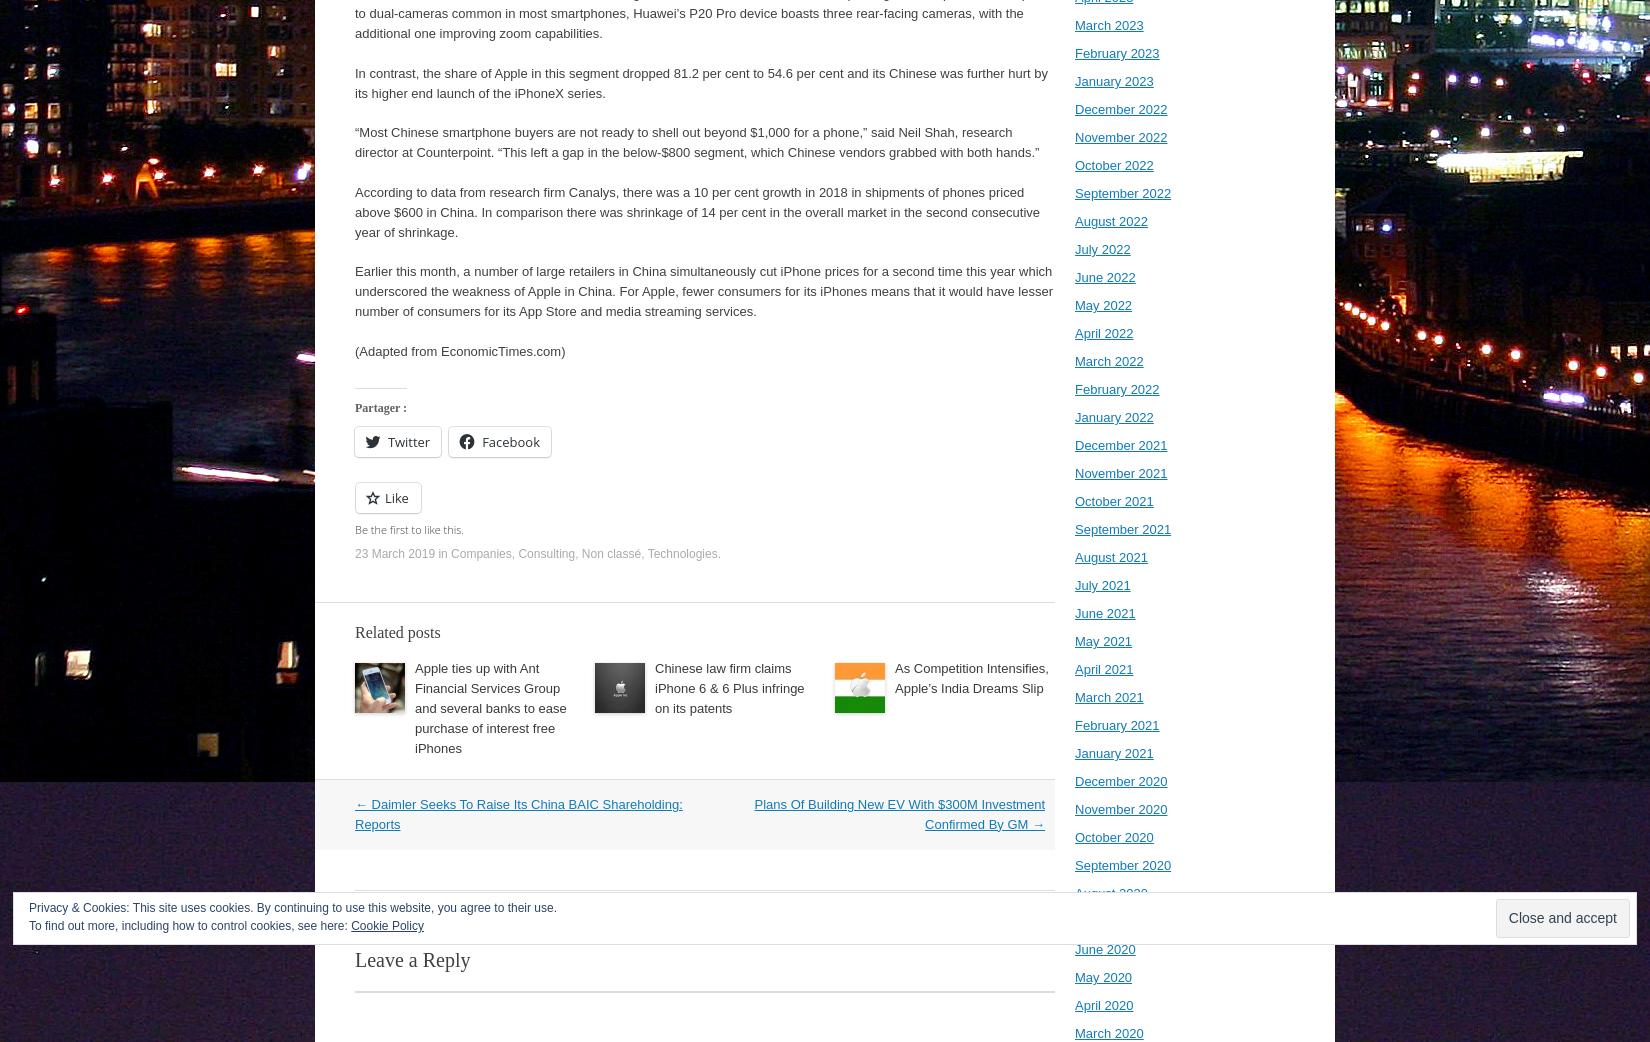 The image size is (1650, 1042). What do you see at coordinates (1122, 865) in the screenshot?
I see `'September 2020'` at bounding box center [1122, 865].